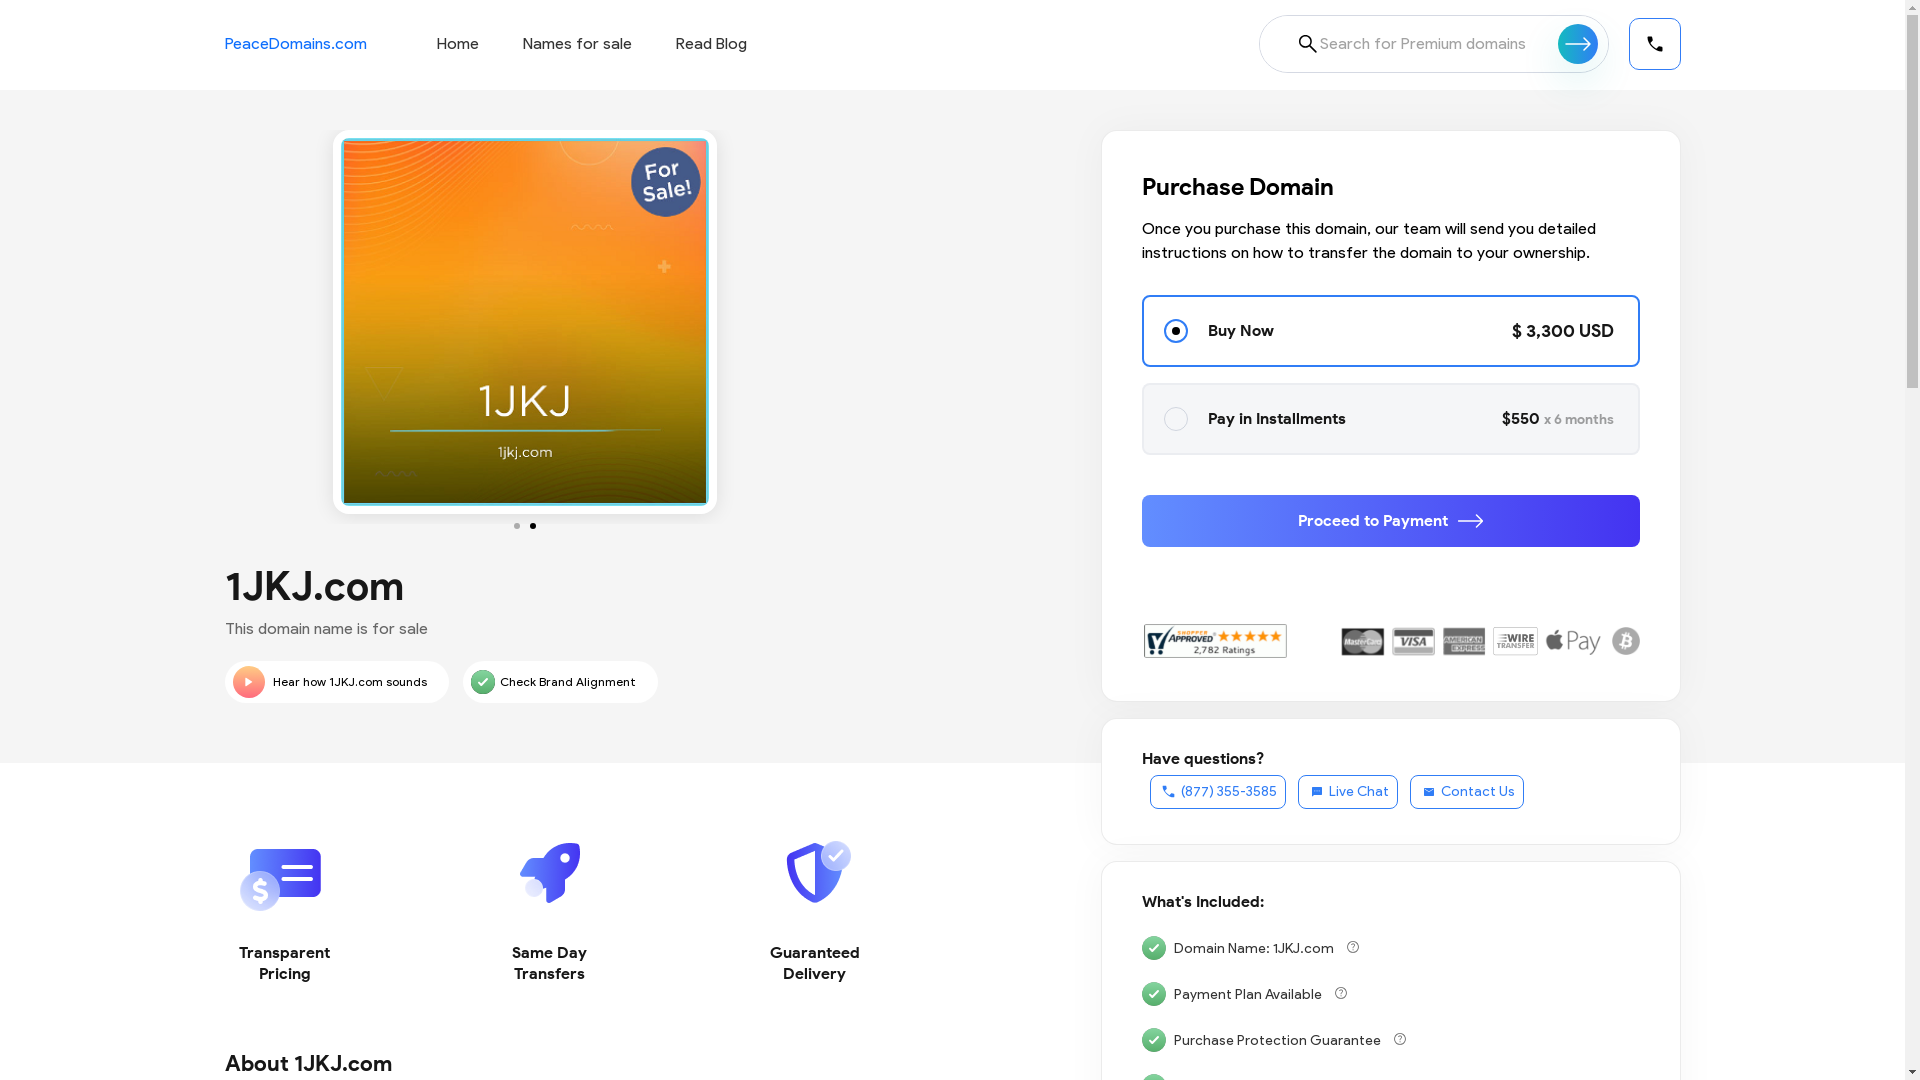 The image size is (1920, 1080). Describe the element at coordinates (293, 43) in the screenshot. I see `'PeaceDomains.com'` at that location.